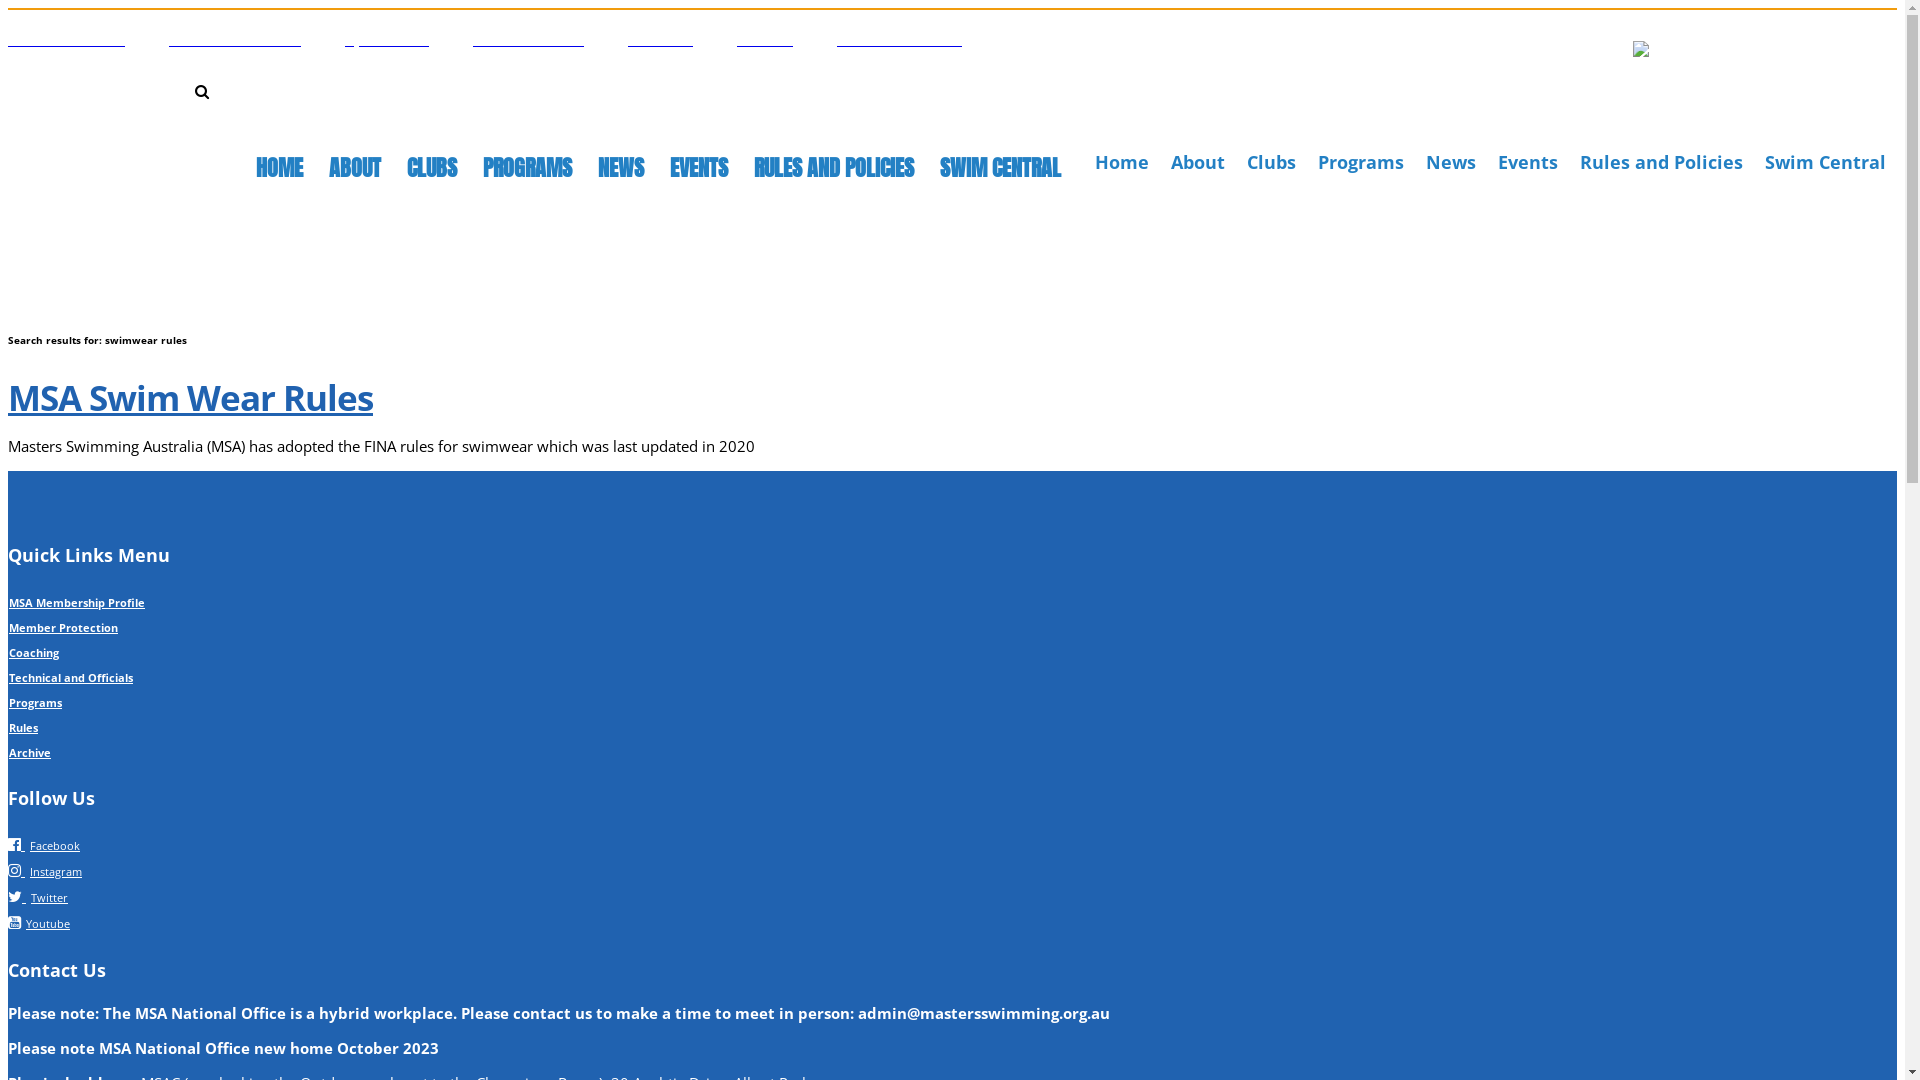 This screenshot has width=1920, height=1080. I want to click on 'PROGRAMS', so click(527, 166).